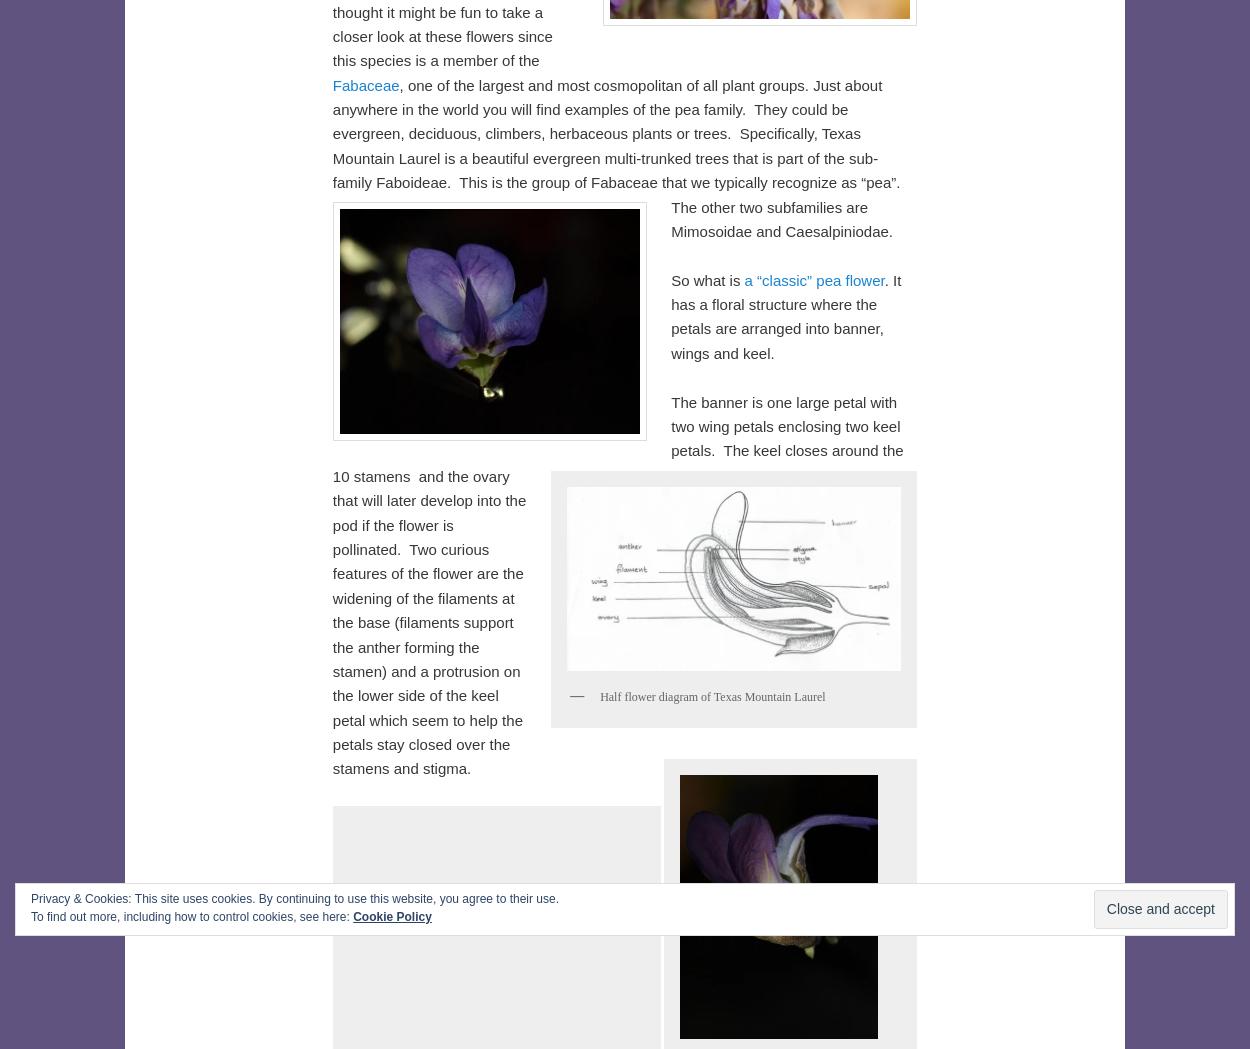  Describe the element at coordinates (813, 278) in the screenshot. I see `'a “classic” pea flower'` at that location.